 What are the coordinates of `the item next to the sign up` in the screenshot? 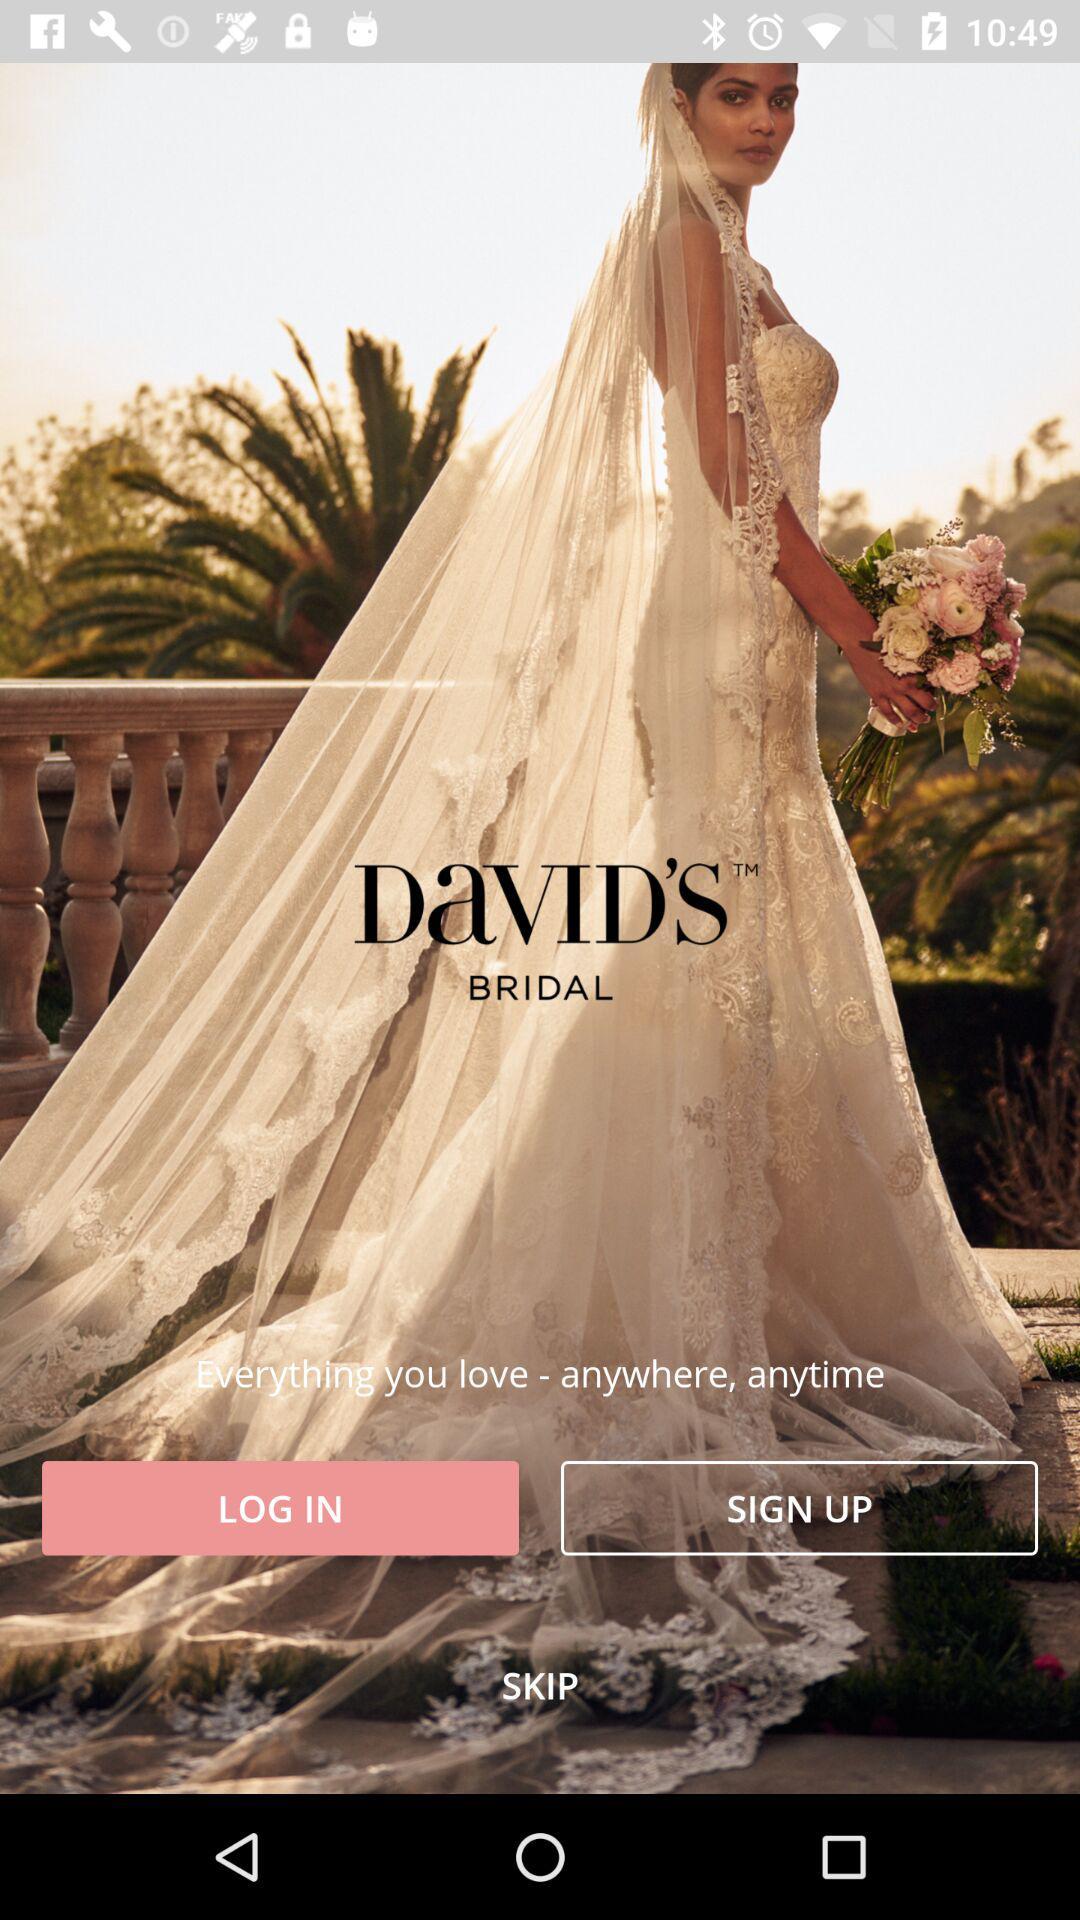 It's located at (280, 1508).